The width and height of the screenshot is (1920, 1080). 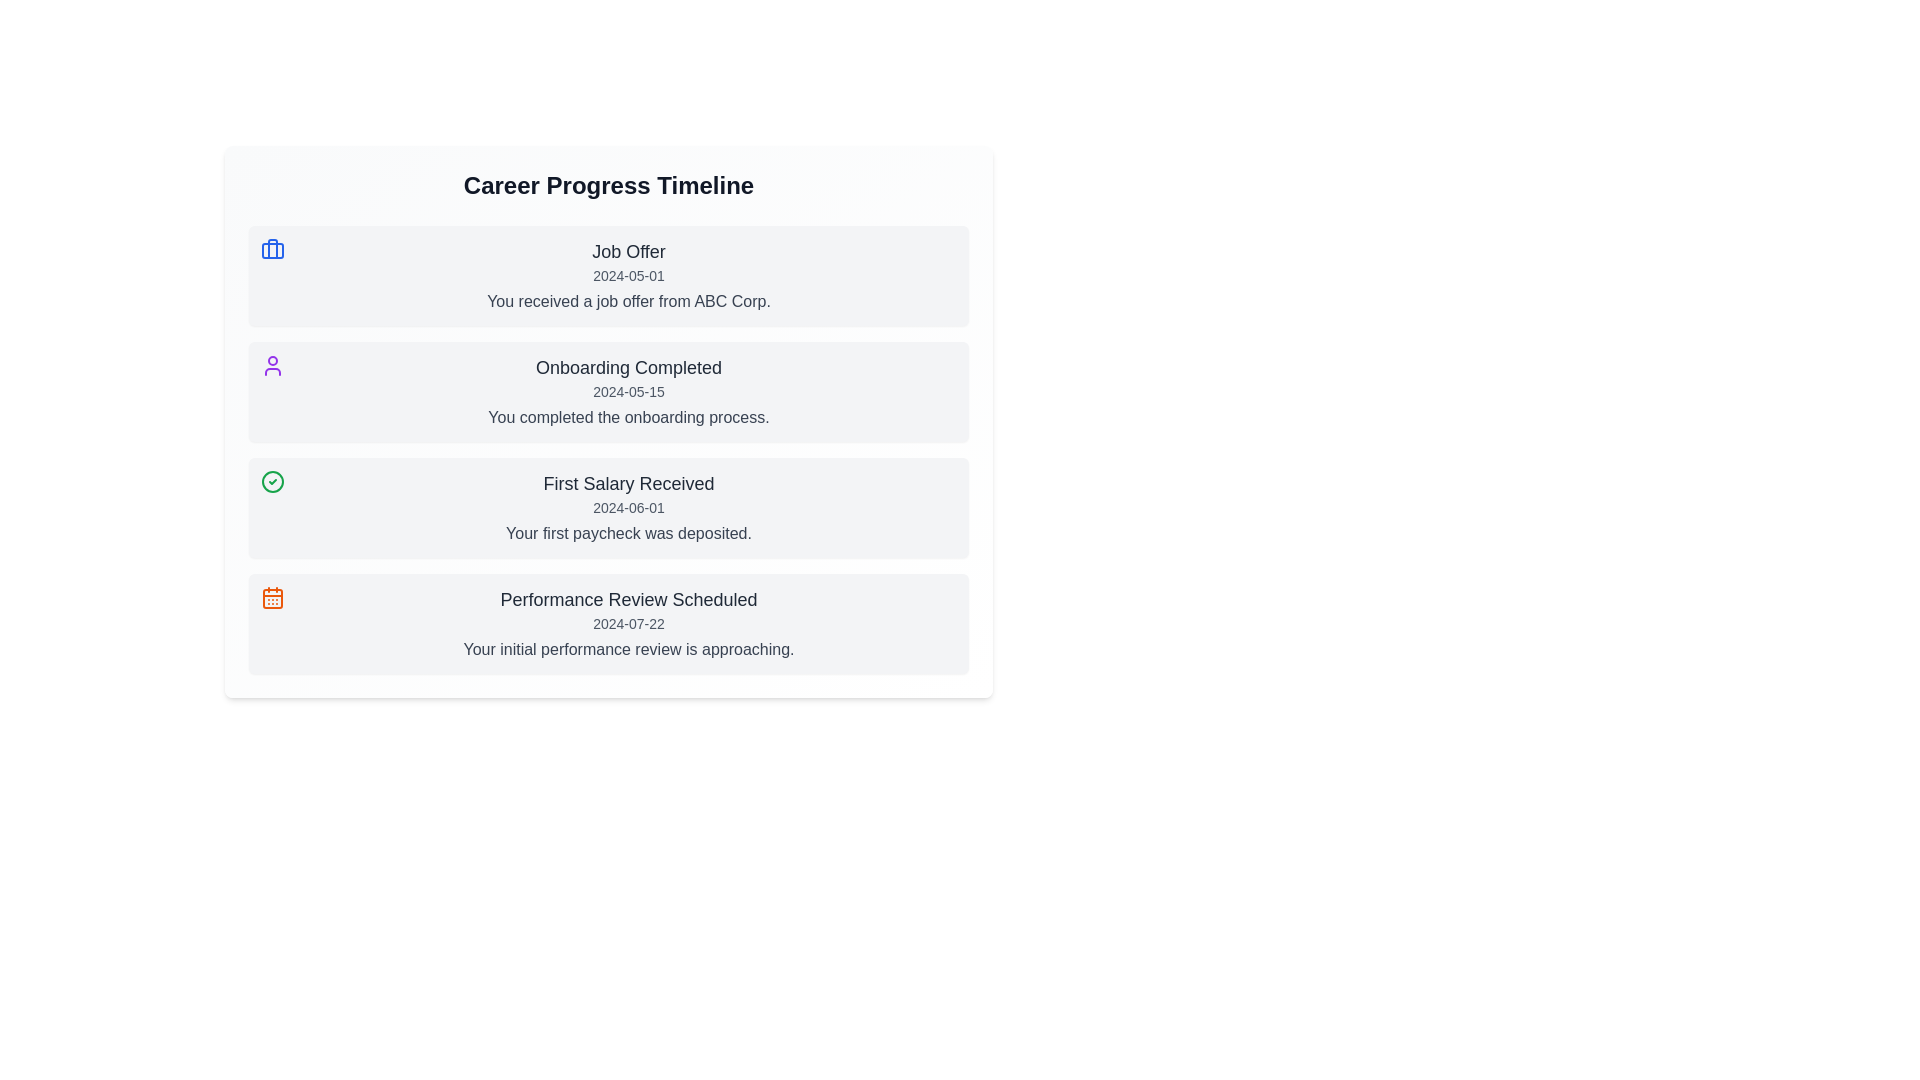 What do you see at coordinates (627, 532) in the screenshot?
I see `the informational text label located below the '2024-06-01' label in the 'First Salary Received' timeline event box` at bounding box center [627, 532].